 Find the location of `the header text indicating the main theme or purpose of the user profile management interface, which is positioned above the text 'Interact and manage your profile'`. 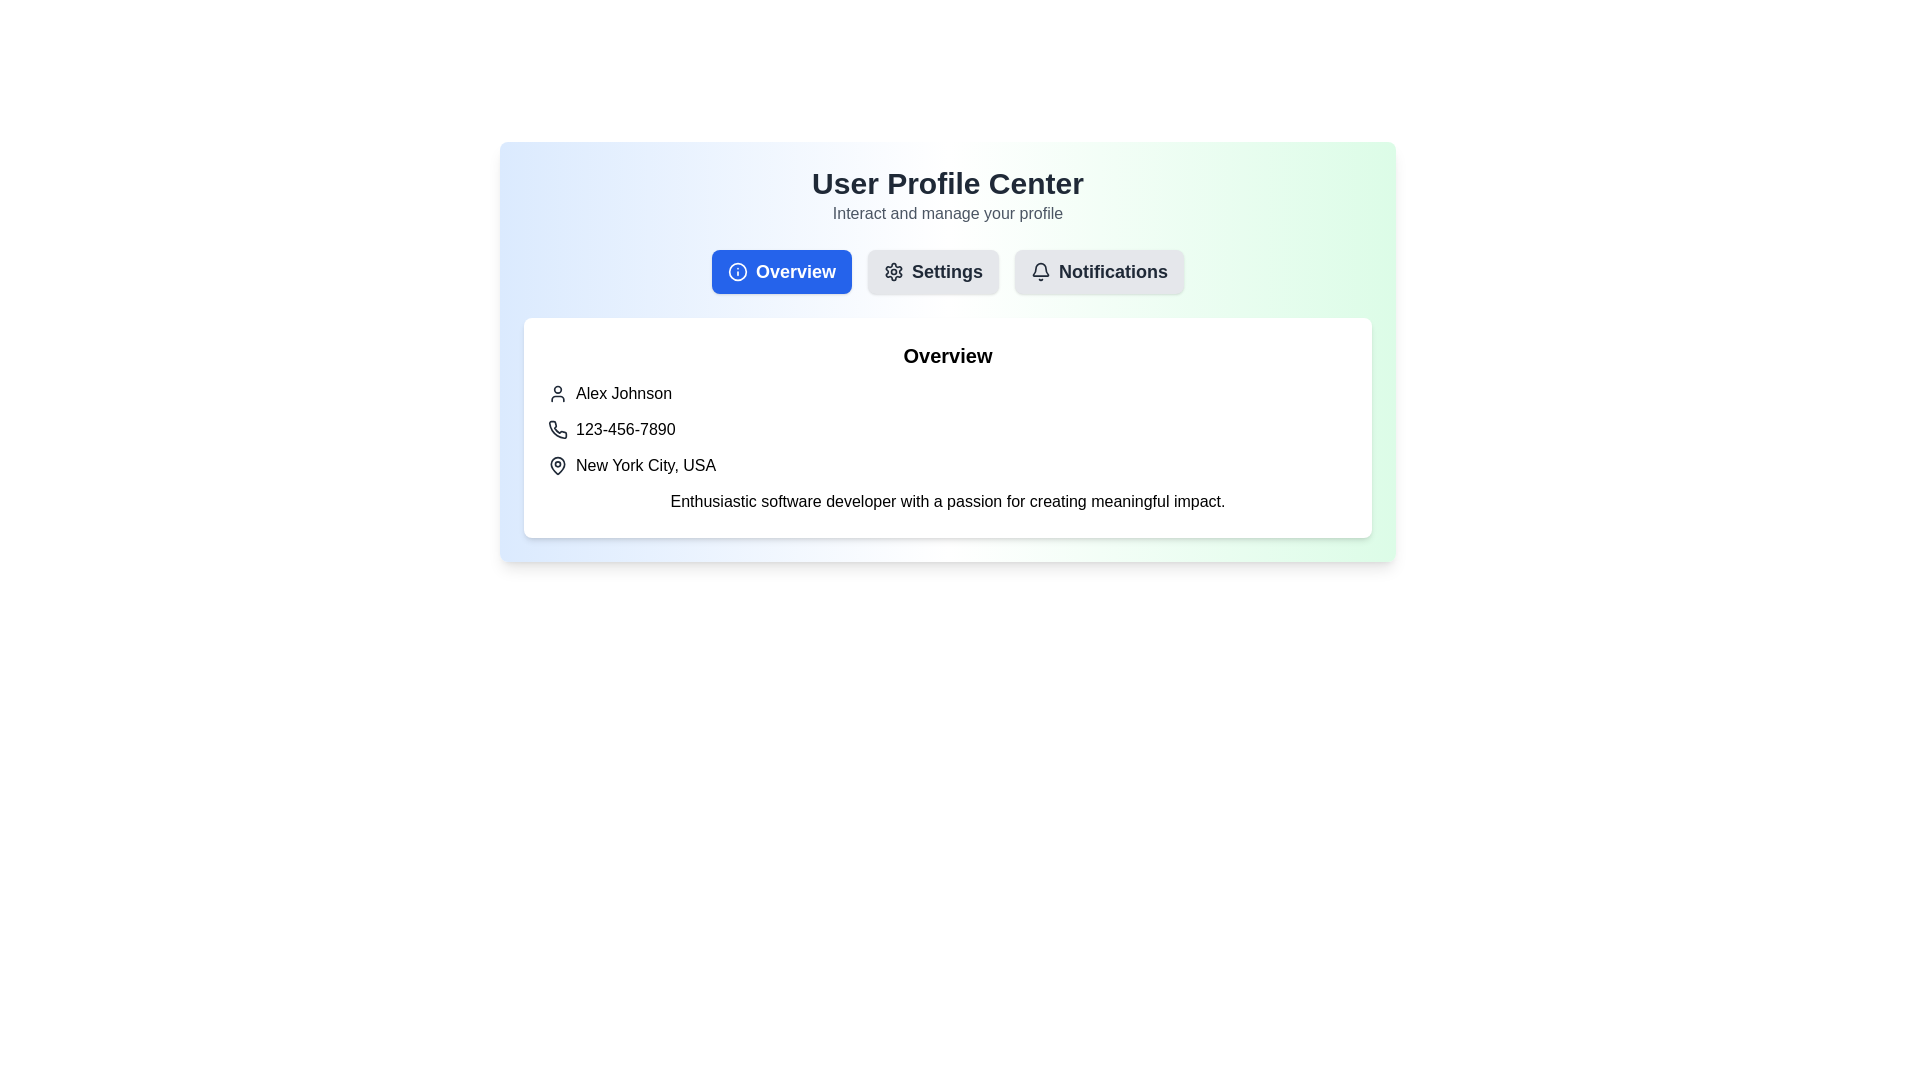

the header text indicating the main theme or purpose of the user profile management interface, which is positioned above the text 'Interact and manage your profile' is located at coordinates (947, 184).